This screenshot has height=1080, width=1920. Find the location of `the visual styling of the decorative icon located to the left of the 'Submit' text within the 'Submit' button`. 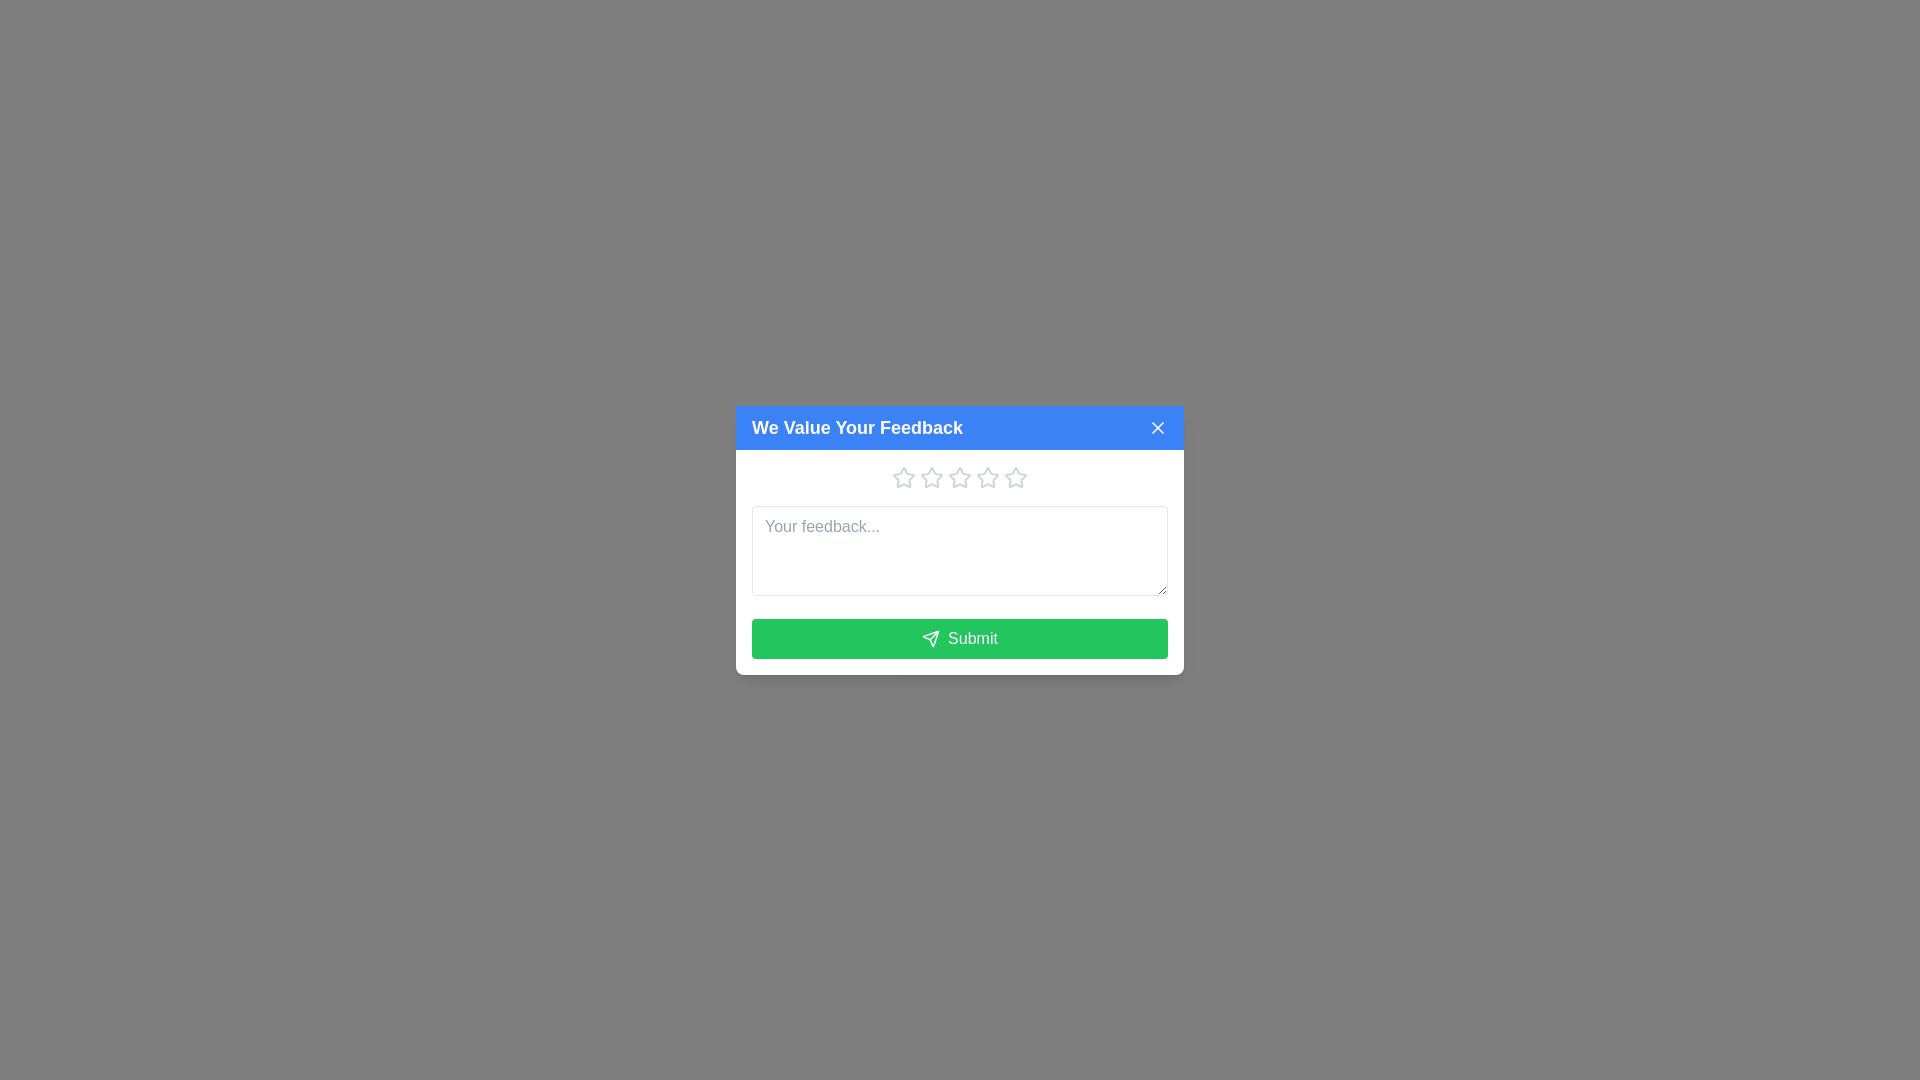

the visual styling of the decorative icon located to the left of the 'Submit' text within the 'Submit' button is located at coordinates (930, 638).